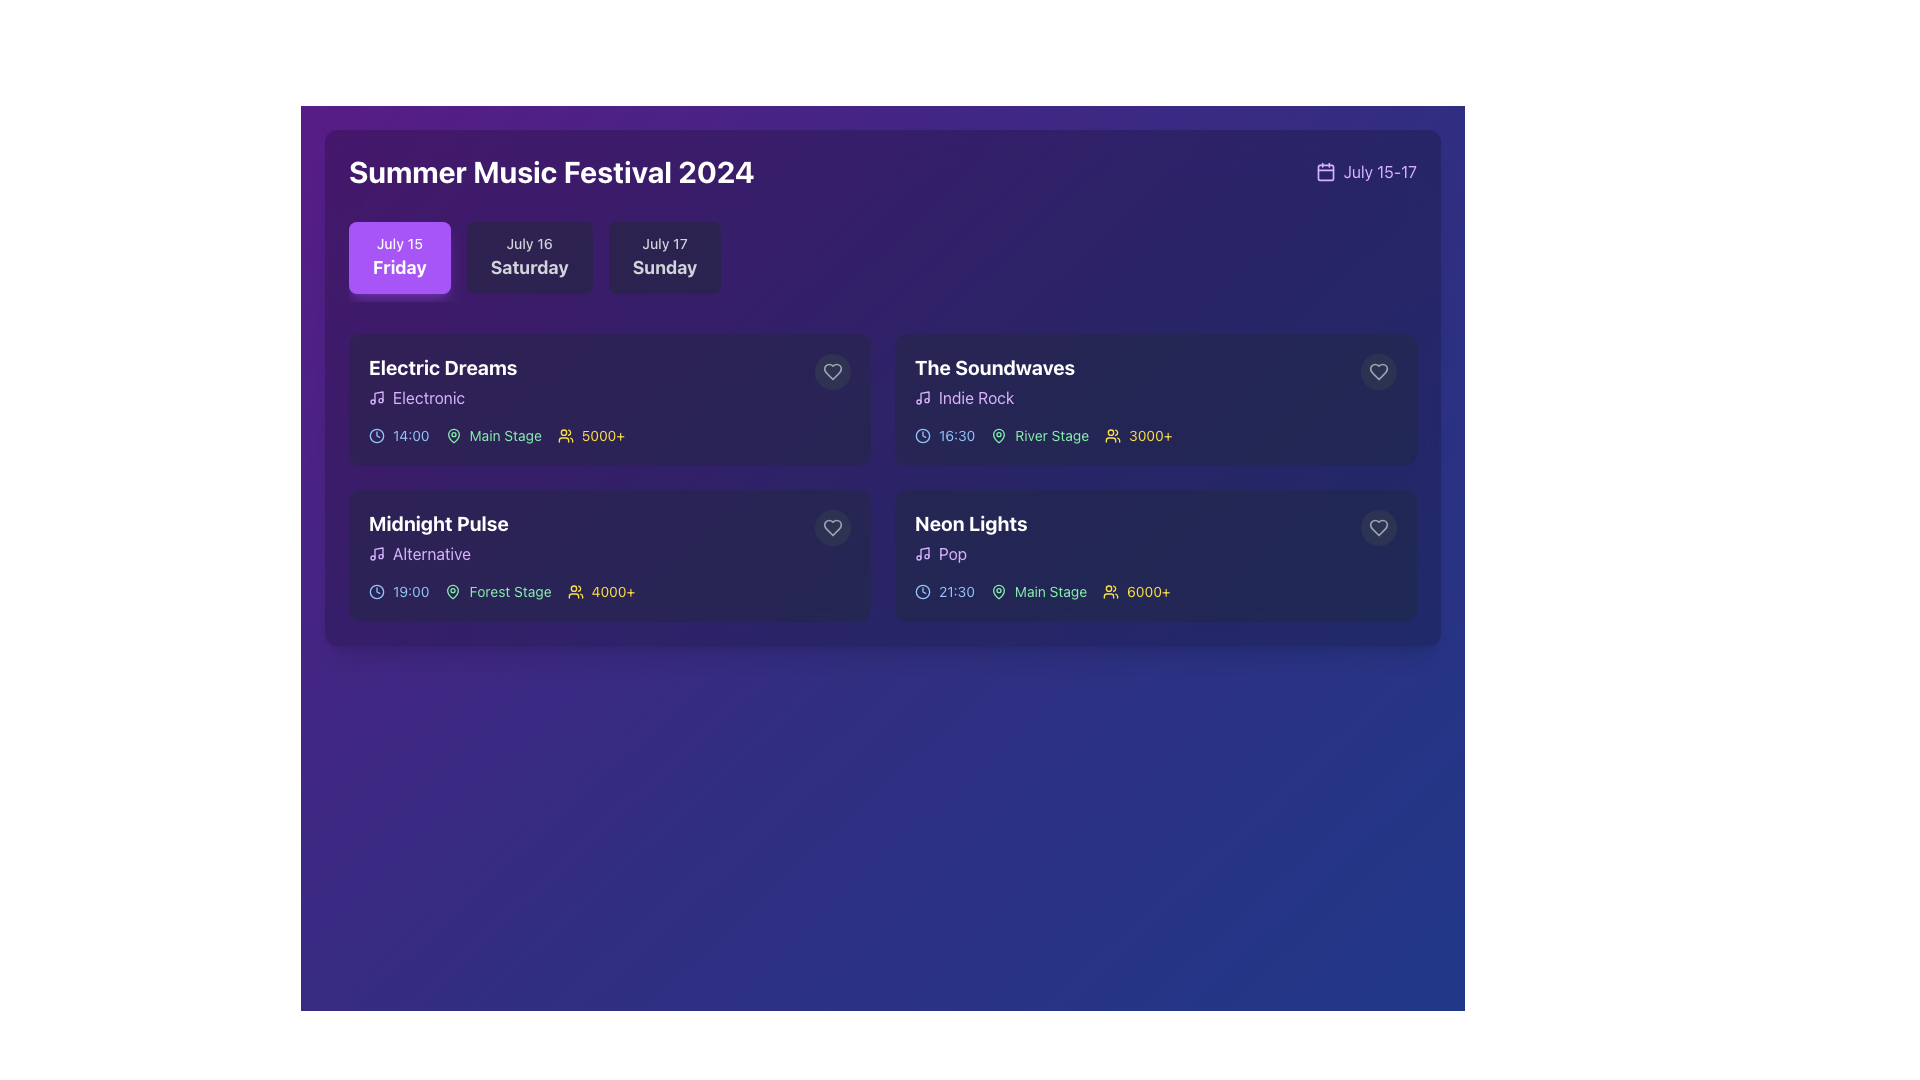 This screenshot has width=1920, height=1080. I want to click on the music note icon within the 'Electric Dreams' event card, which features a vertical line and a note circle design, so click(379, 397).